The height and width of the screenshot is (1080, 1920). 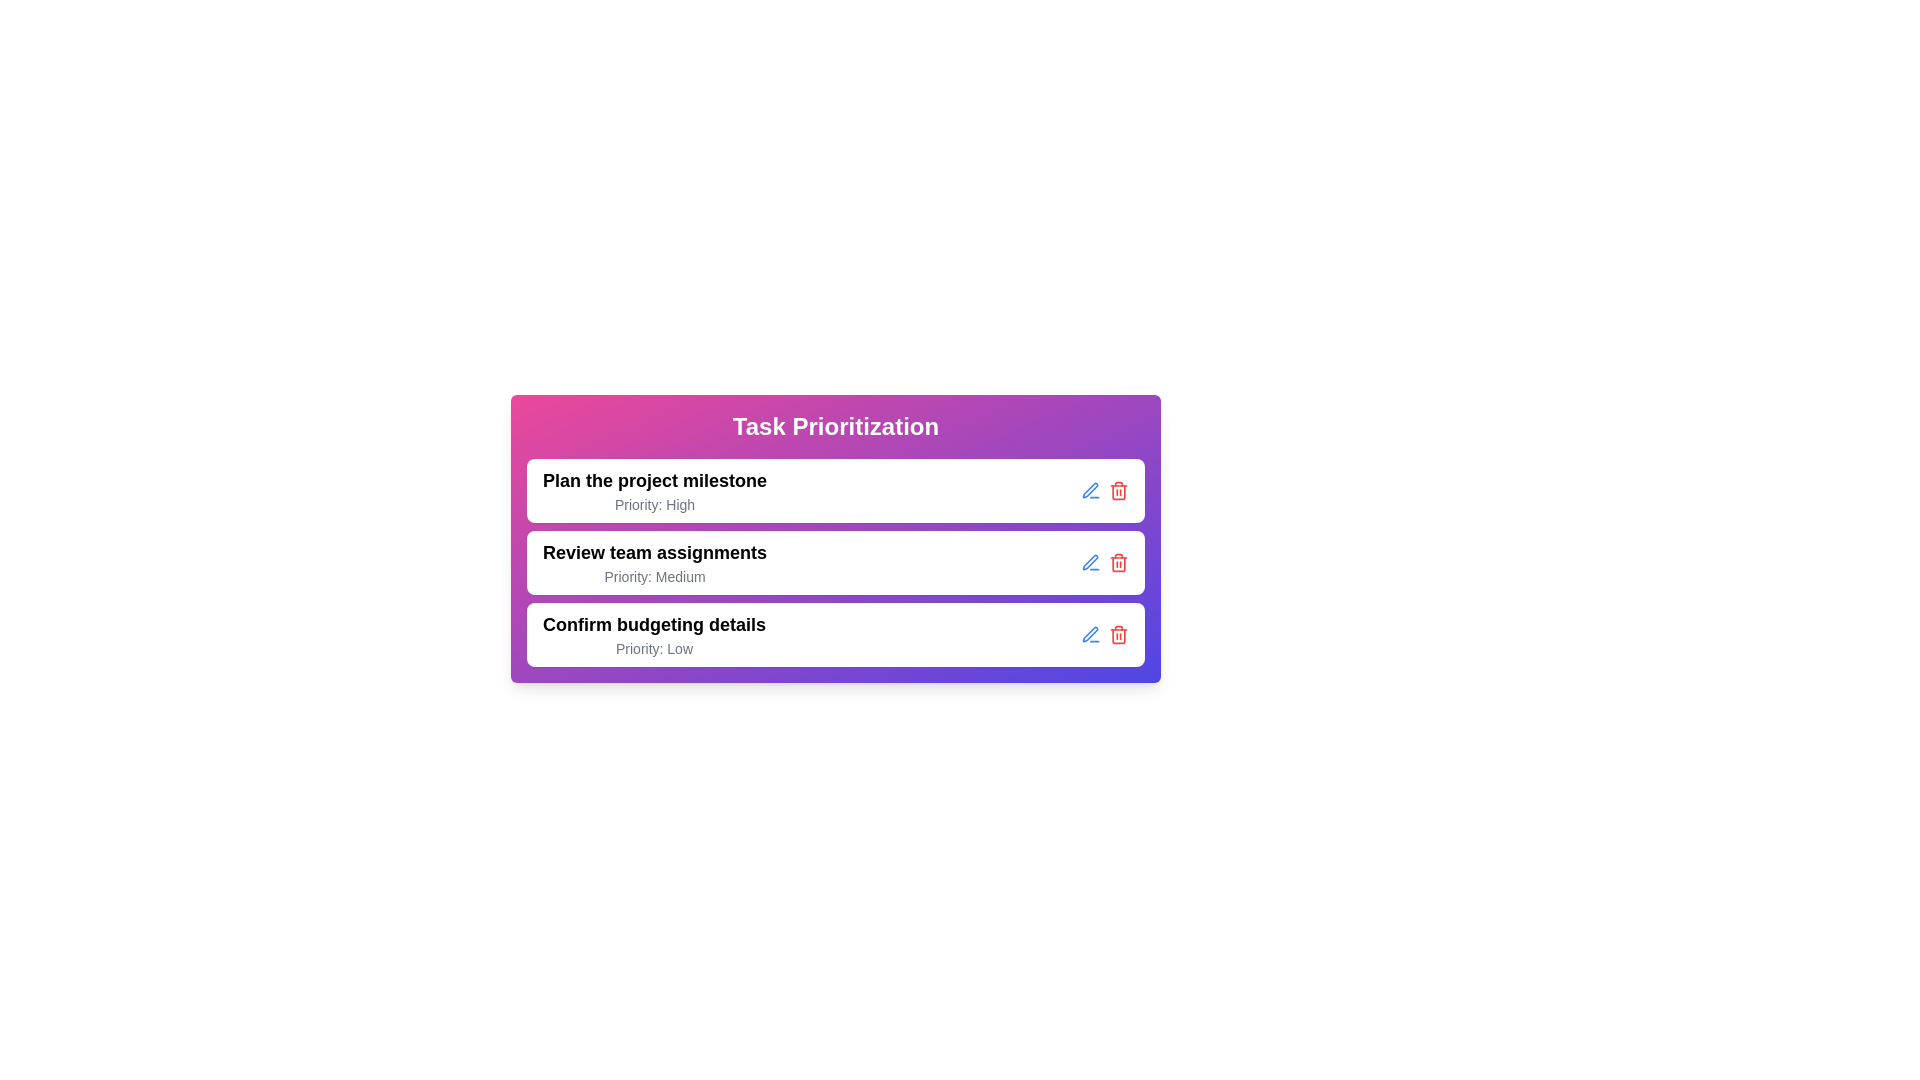 I want to click on the blue pen icon representing edit functionality, located in the second row of the task prioritization list, to emphasize the icon, so click(x=1089, y=563).